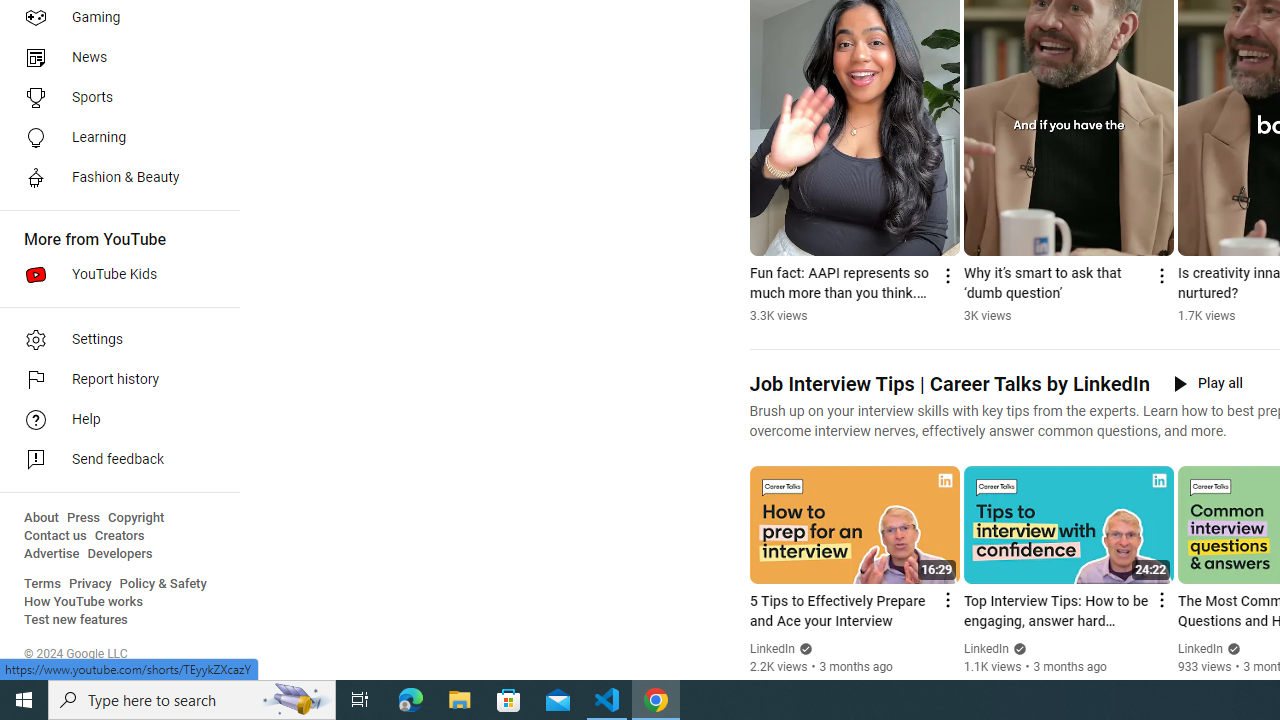 This screenshot has width=1280, height=720. I want to click on 'News', so click(112, 56).